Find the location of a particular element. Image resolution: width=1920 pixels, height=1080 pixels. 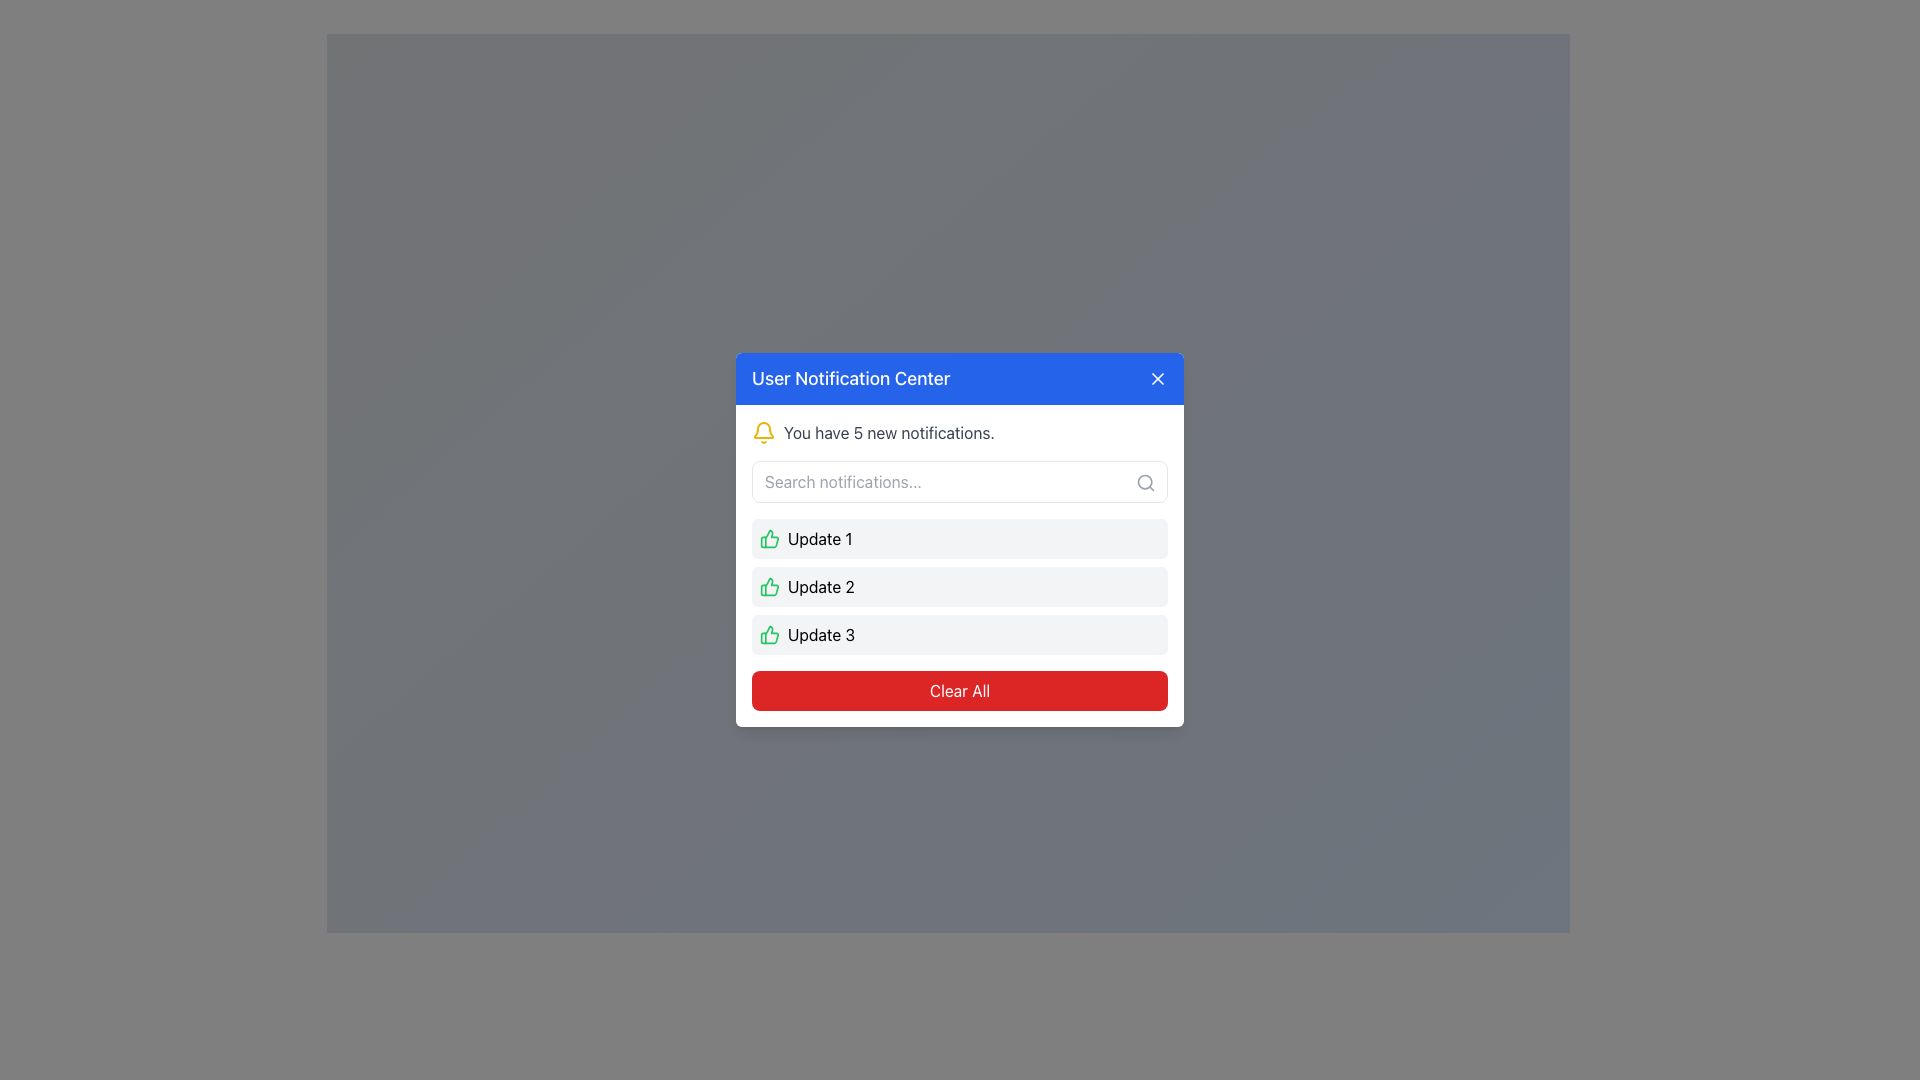

the notifications button in the User Notification Center dialog is located at coordinates (947, 574).